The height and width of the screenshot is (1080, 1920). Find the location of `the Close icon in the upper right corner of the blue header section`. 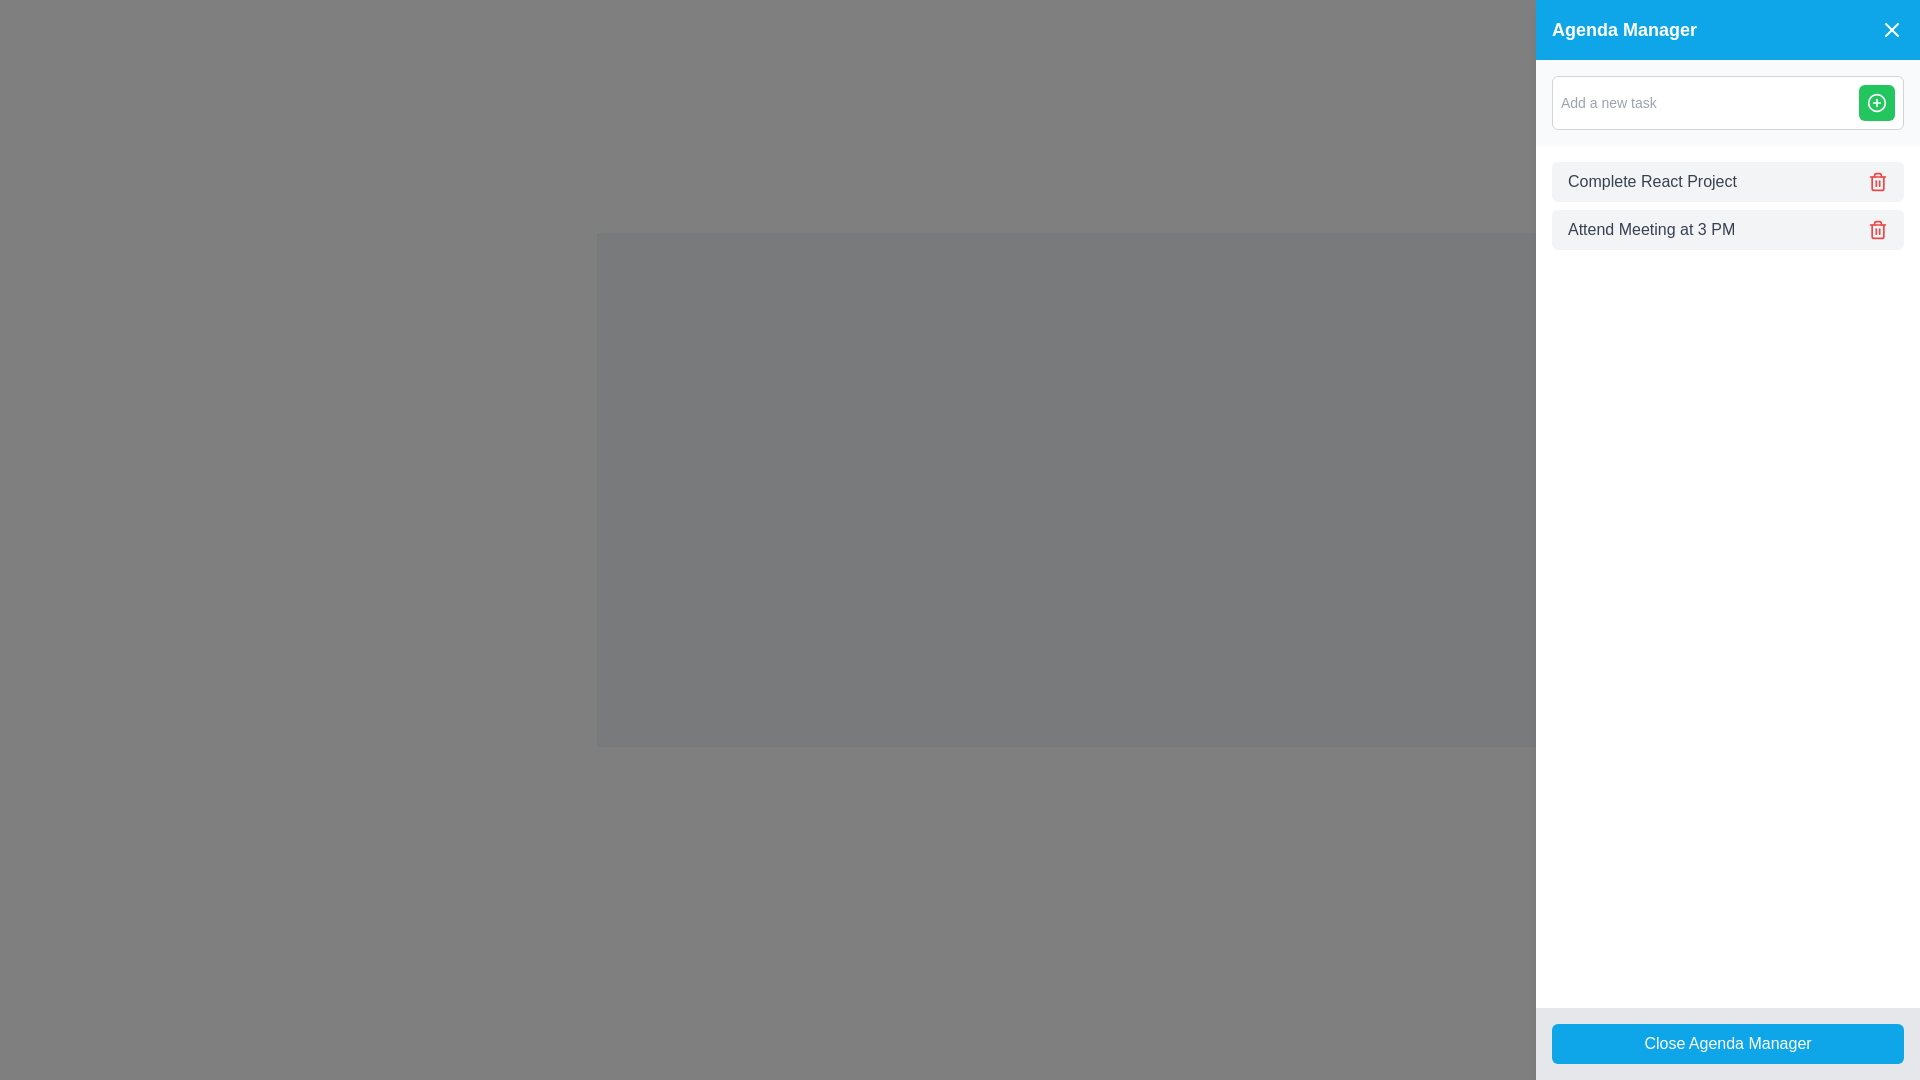

the Close icon in the upper right corner of the blue header section is located at coordinates (1890, 30).